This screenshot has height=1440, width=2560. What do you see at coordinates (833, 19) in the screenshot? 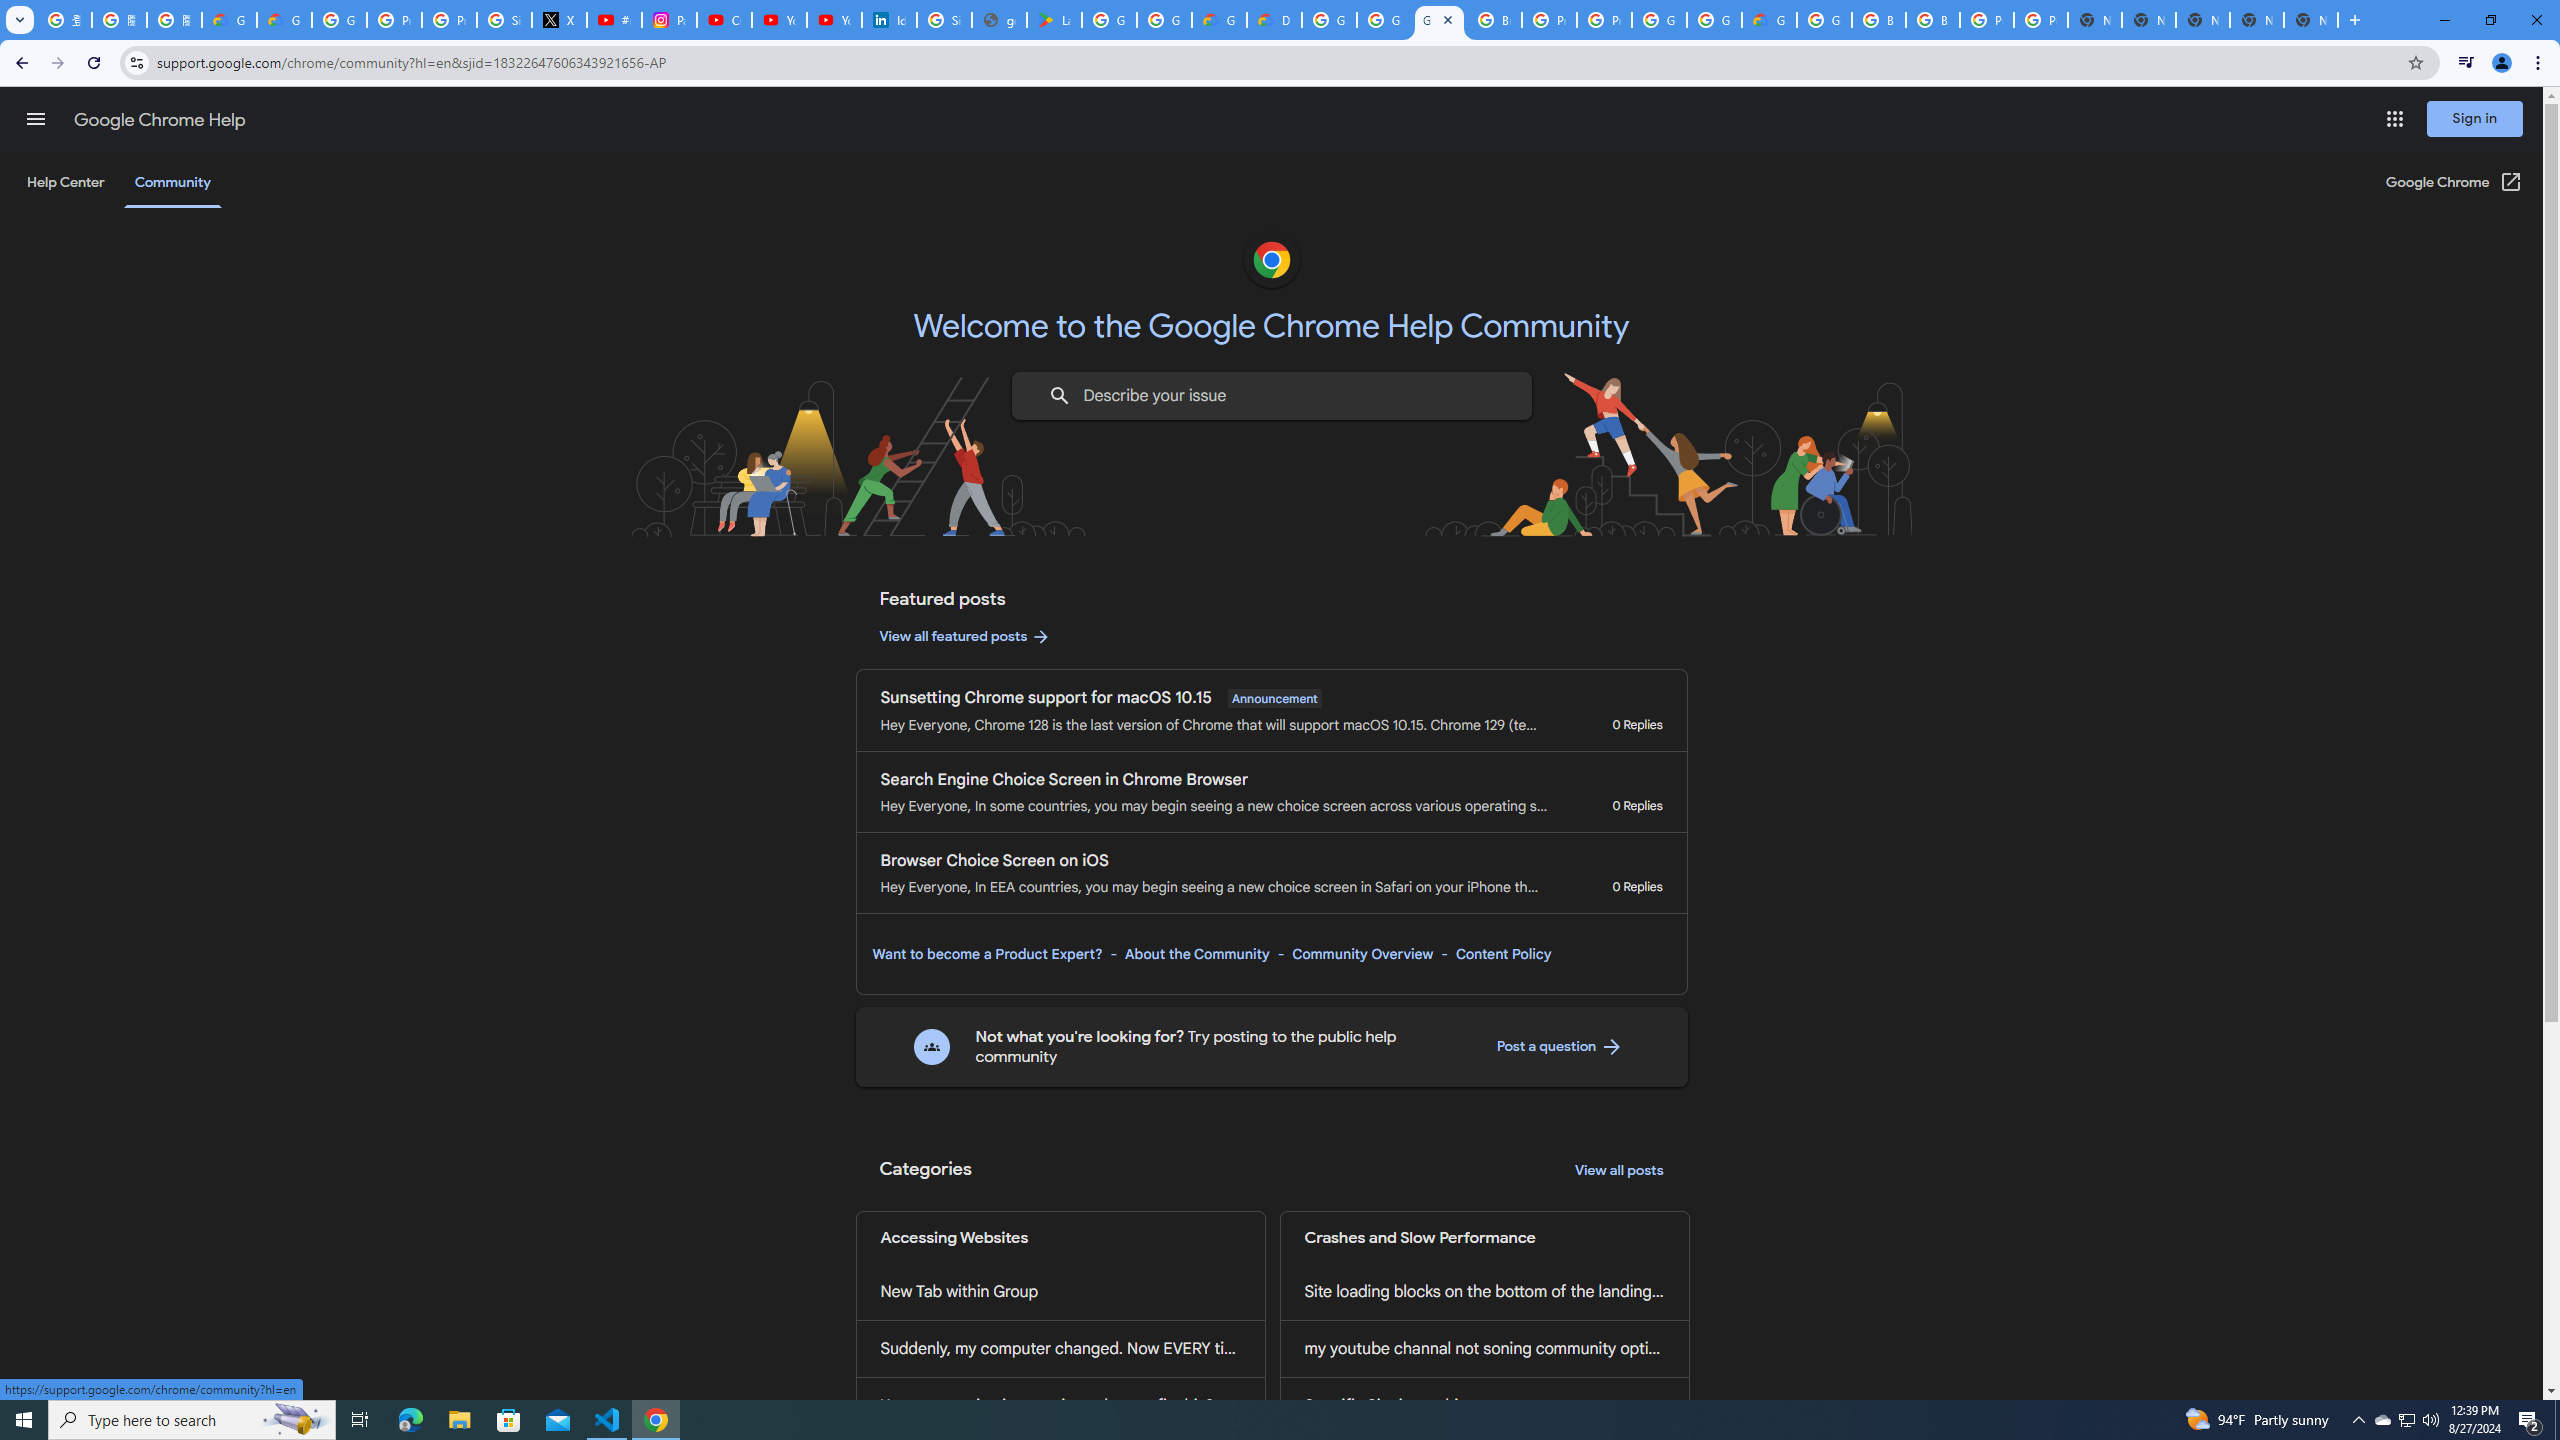
I see `'YouTube Culture & Trends - YouTube Top 10, 2021'` at bounding box center [833, 19].